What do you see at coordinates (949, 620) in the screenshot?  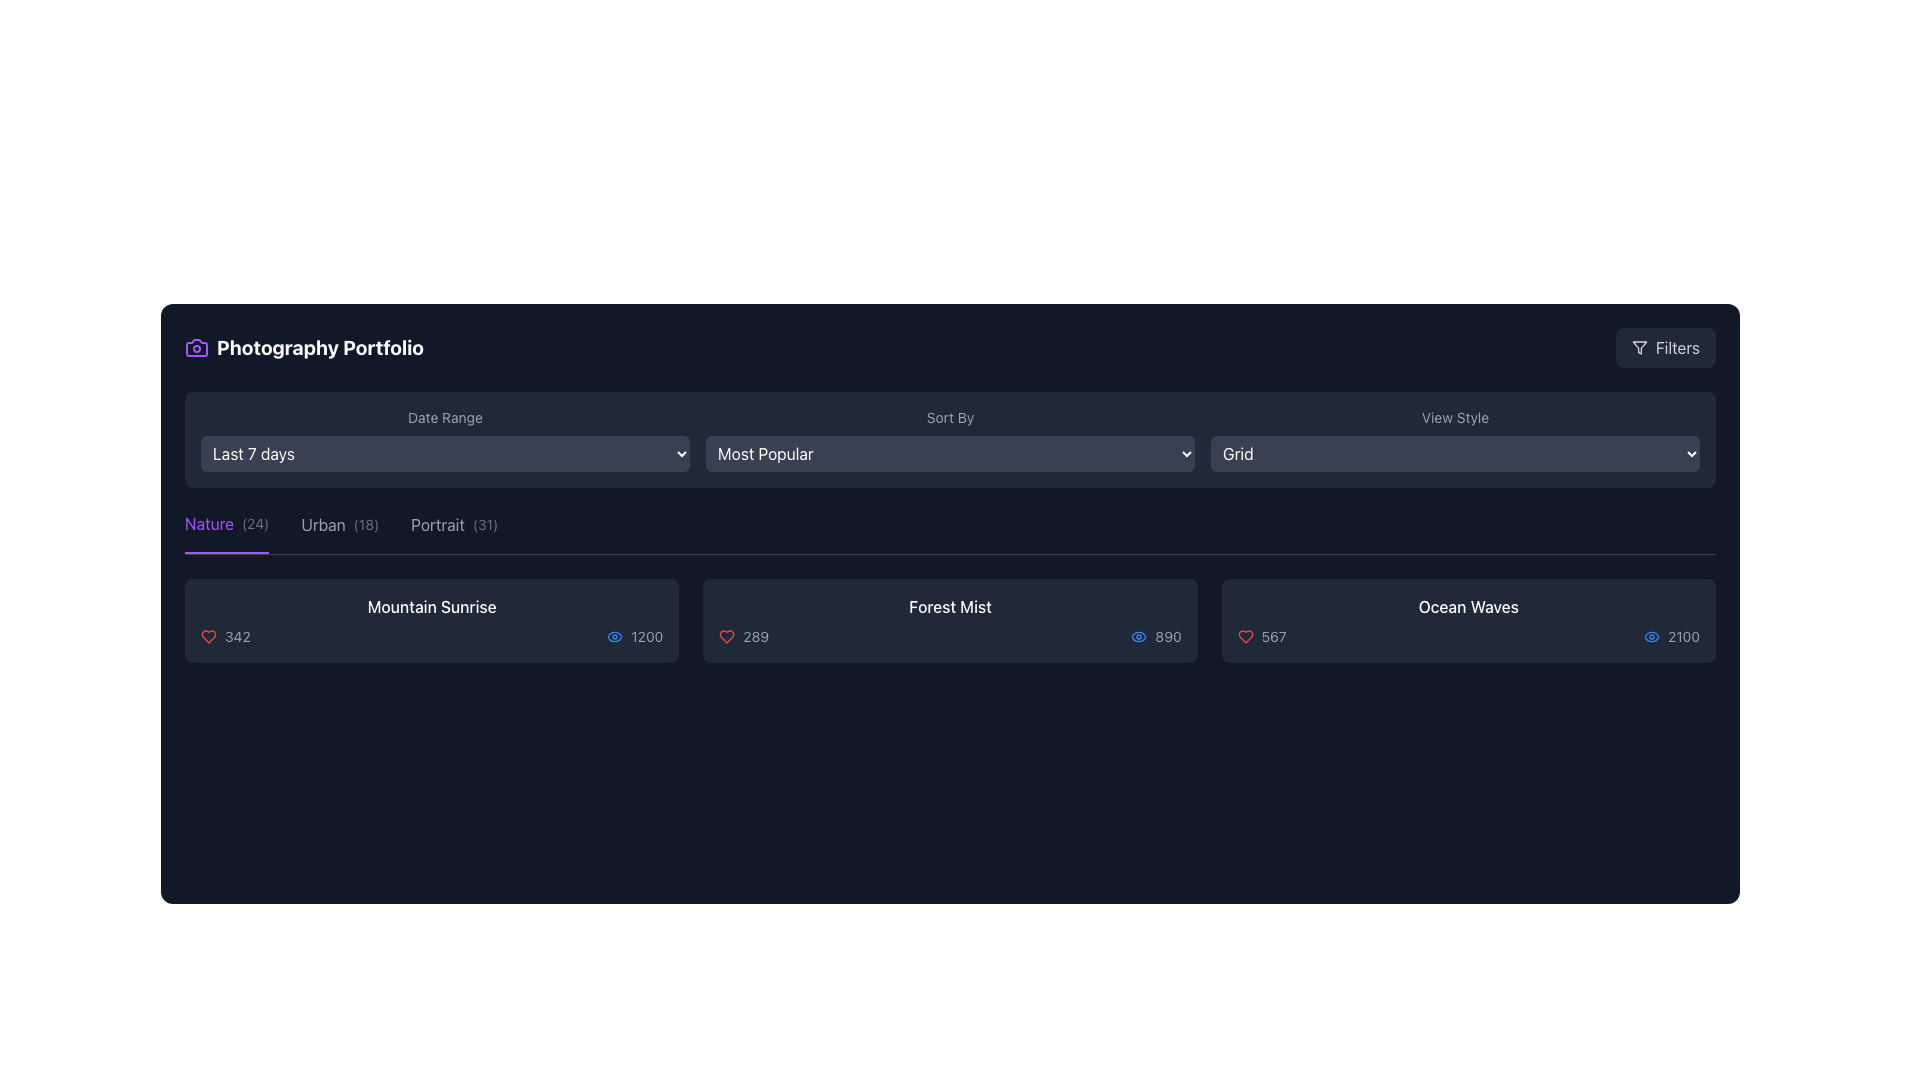 I see `the grid item displaying the 'Forest Mist' portfolio details, positioned in the lower half of the 'Photography Portfolio' interface` at bounding box center [949, 620].